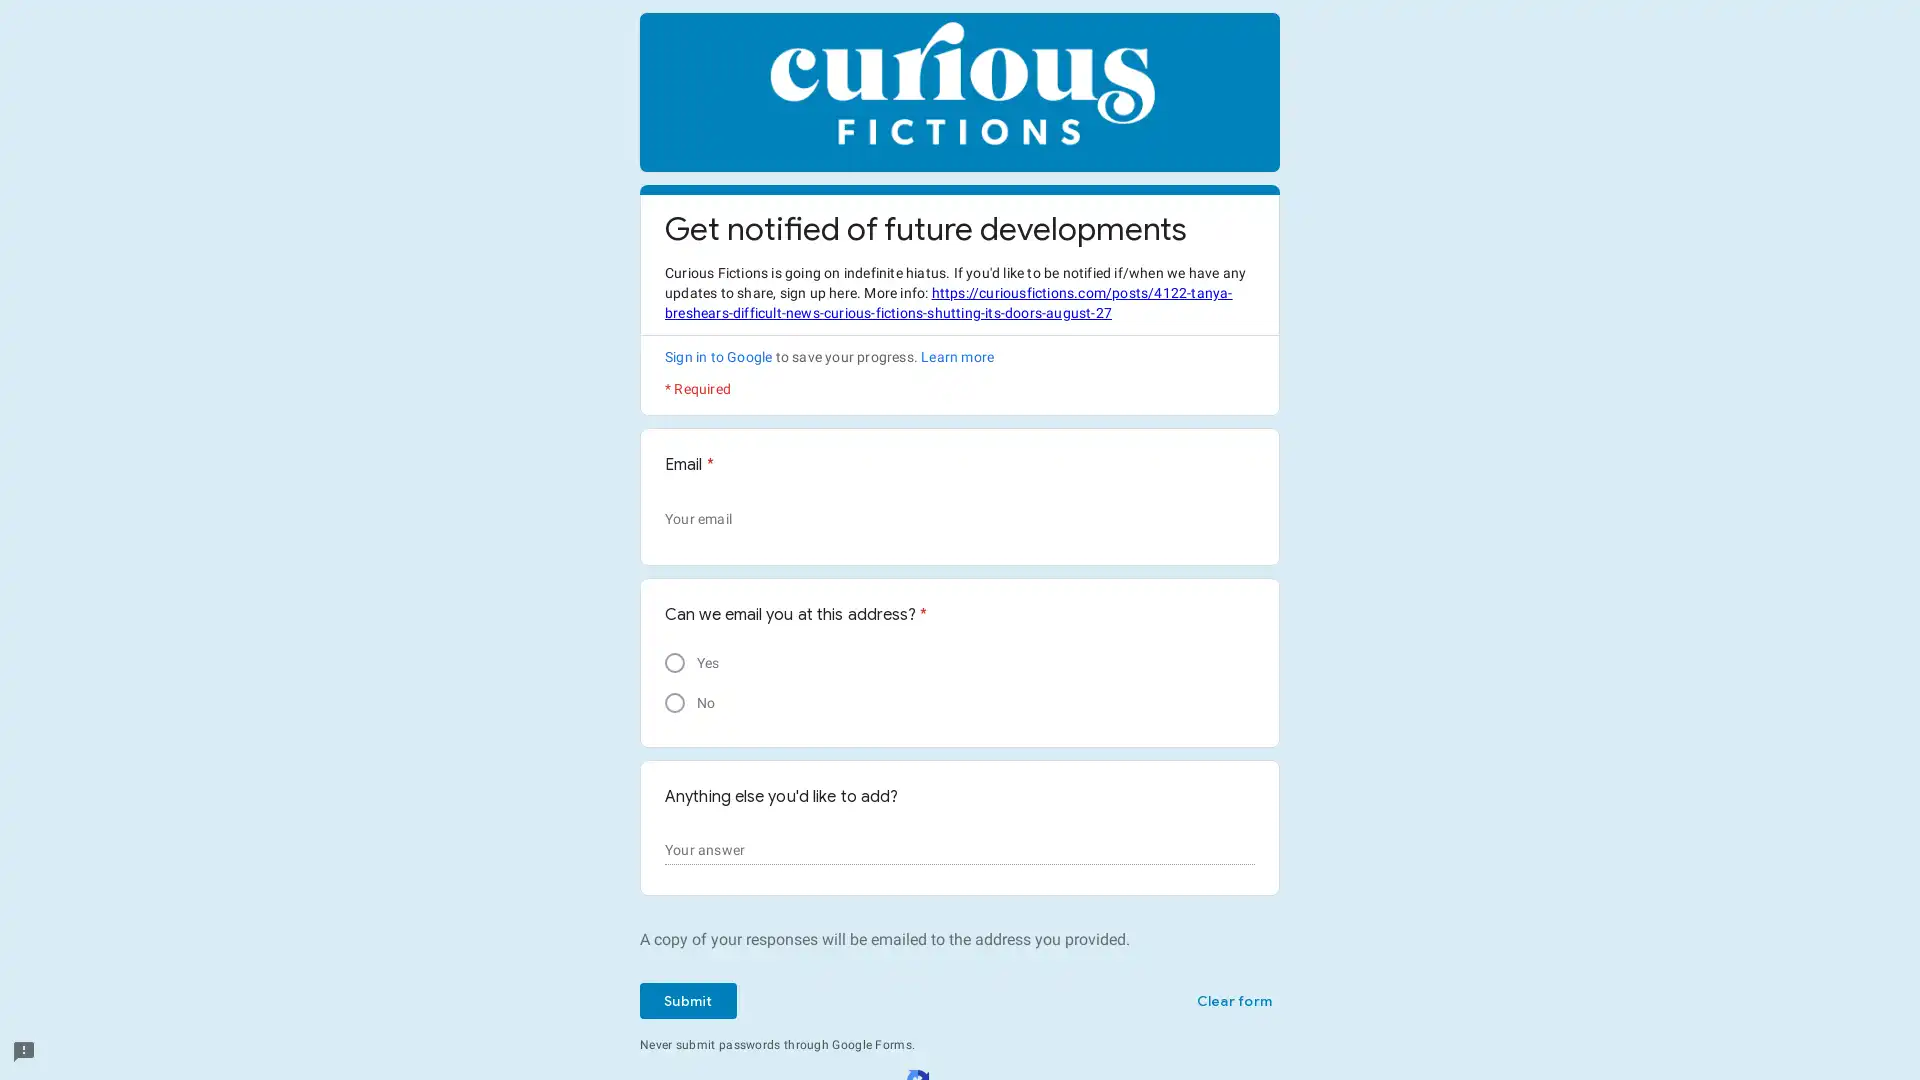 The width and height of the screenshot is (1920, 1080). I want to click on Clear form, so click(1232, 1001).